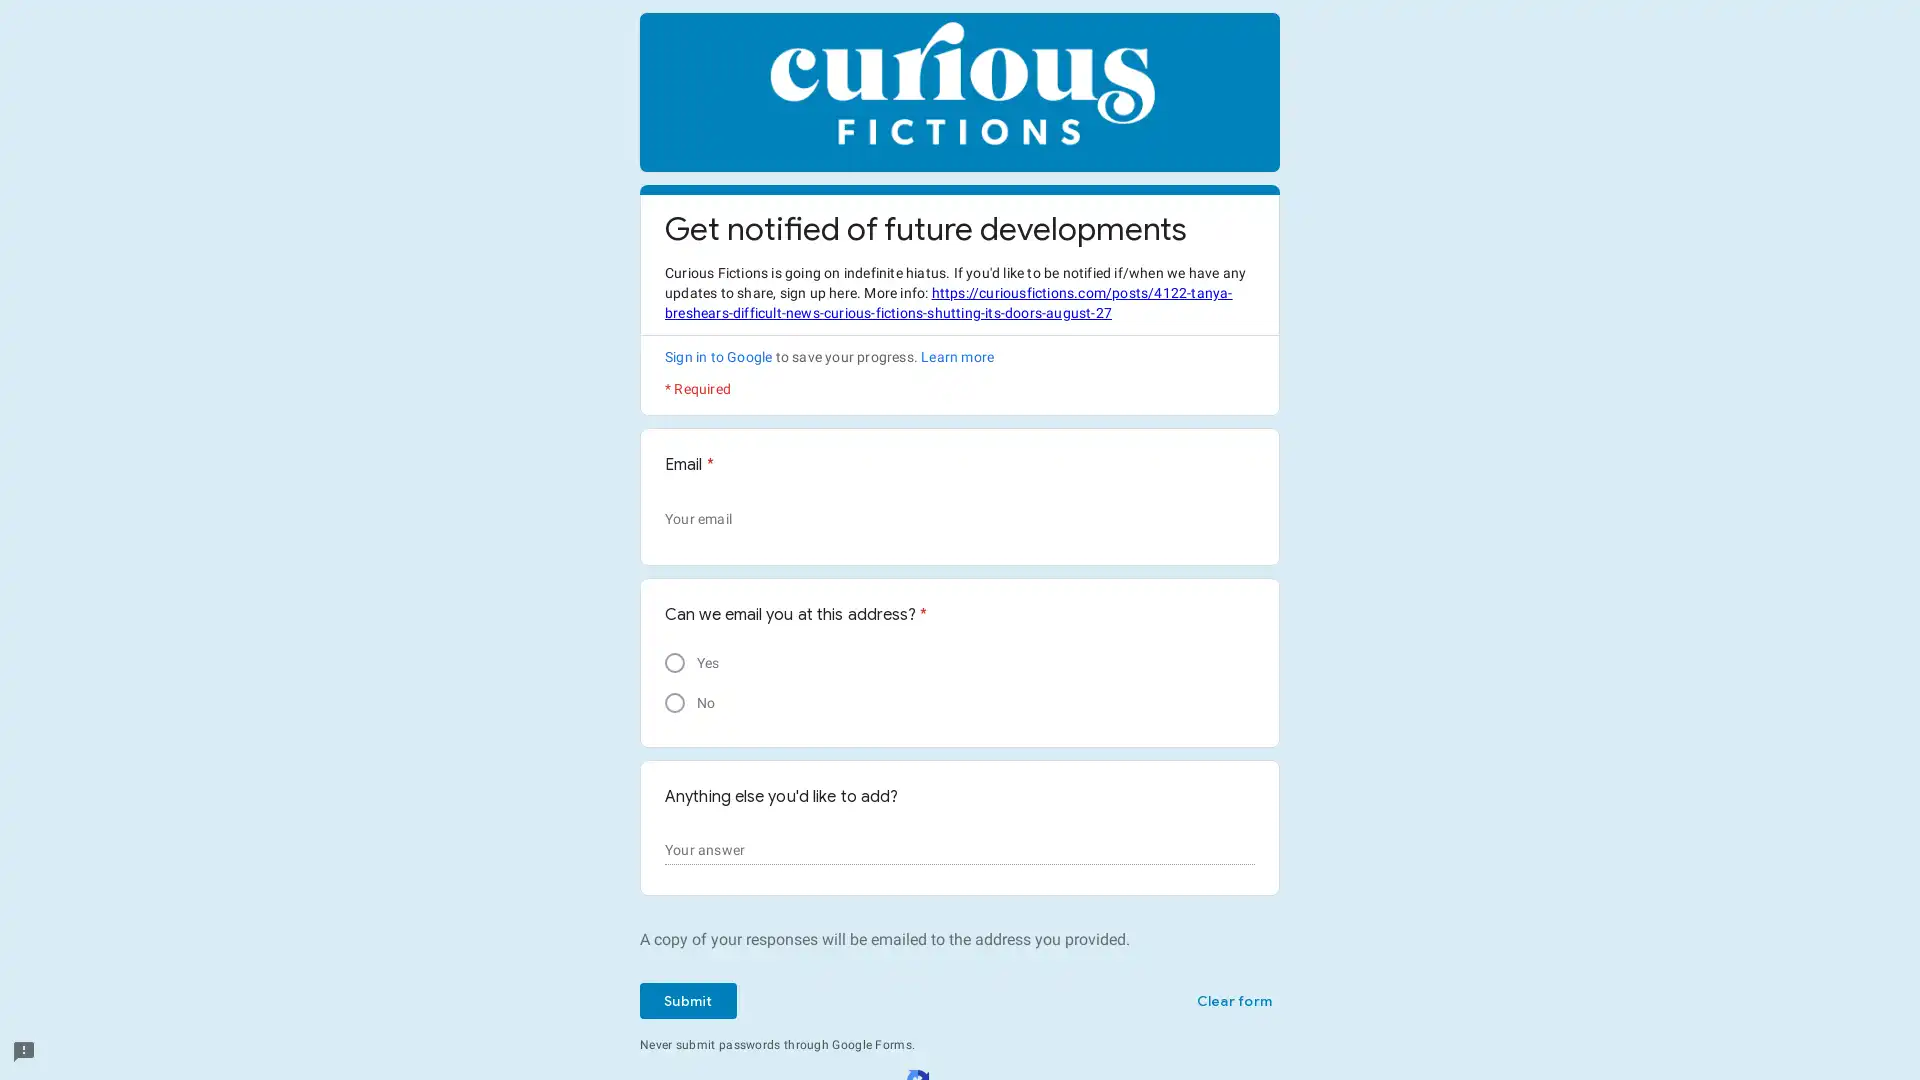 The width and height of the screenshot is (1920, 1080). I want to click on Clear form, so click(1232, 1001).